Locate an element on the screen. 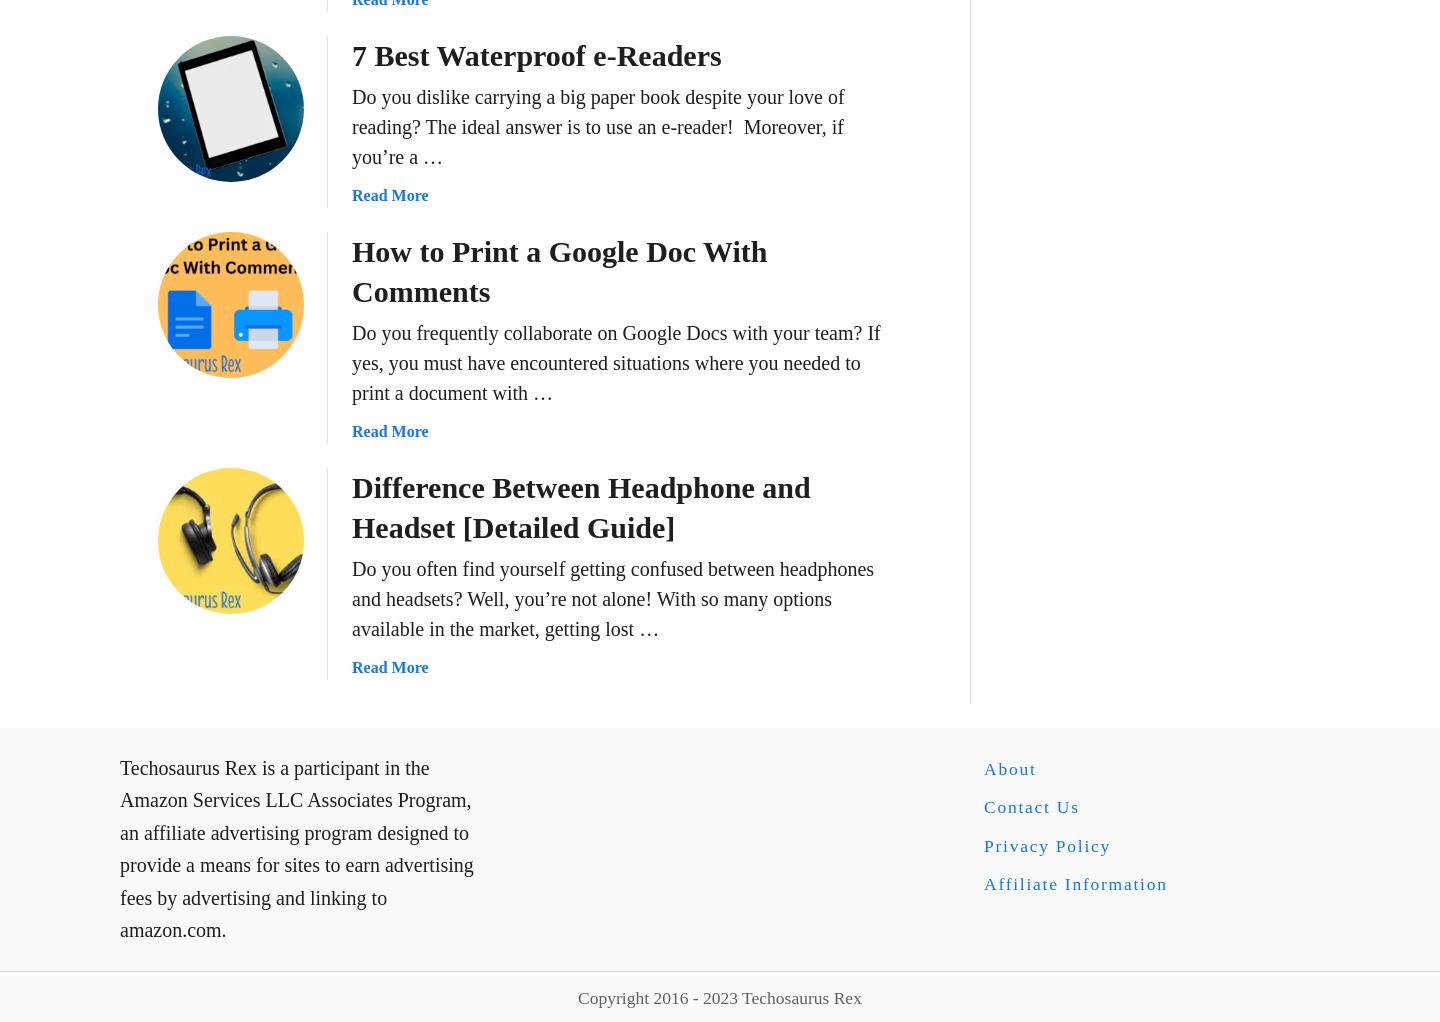  'Do you dislike carrying a big paper book despite your love of reading? The ideal answer is to use an e-reader!  Moreover, if you’re a …' is located at coordinates (598, 127).